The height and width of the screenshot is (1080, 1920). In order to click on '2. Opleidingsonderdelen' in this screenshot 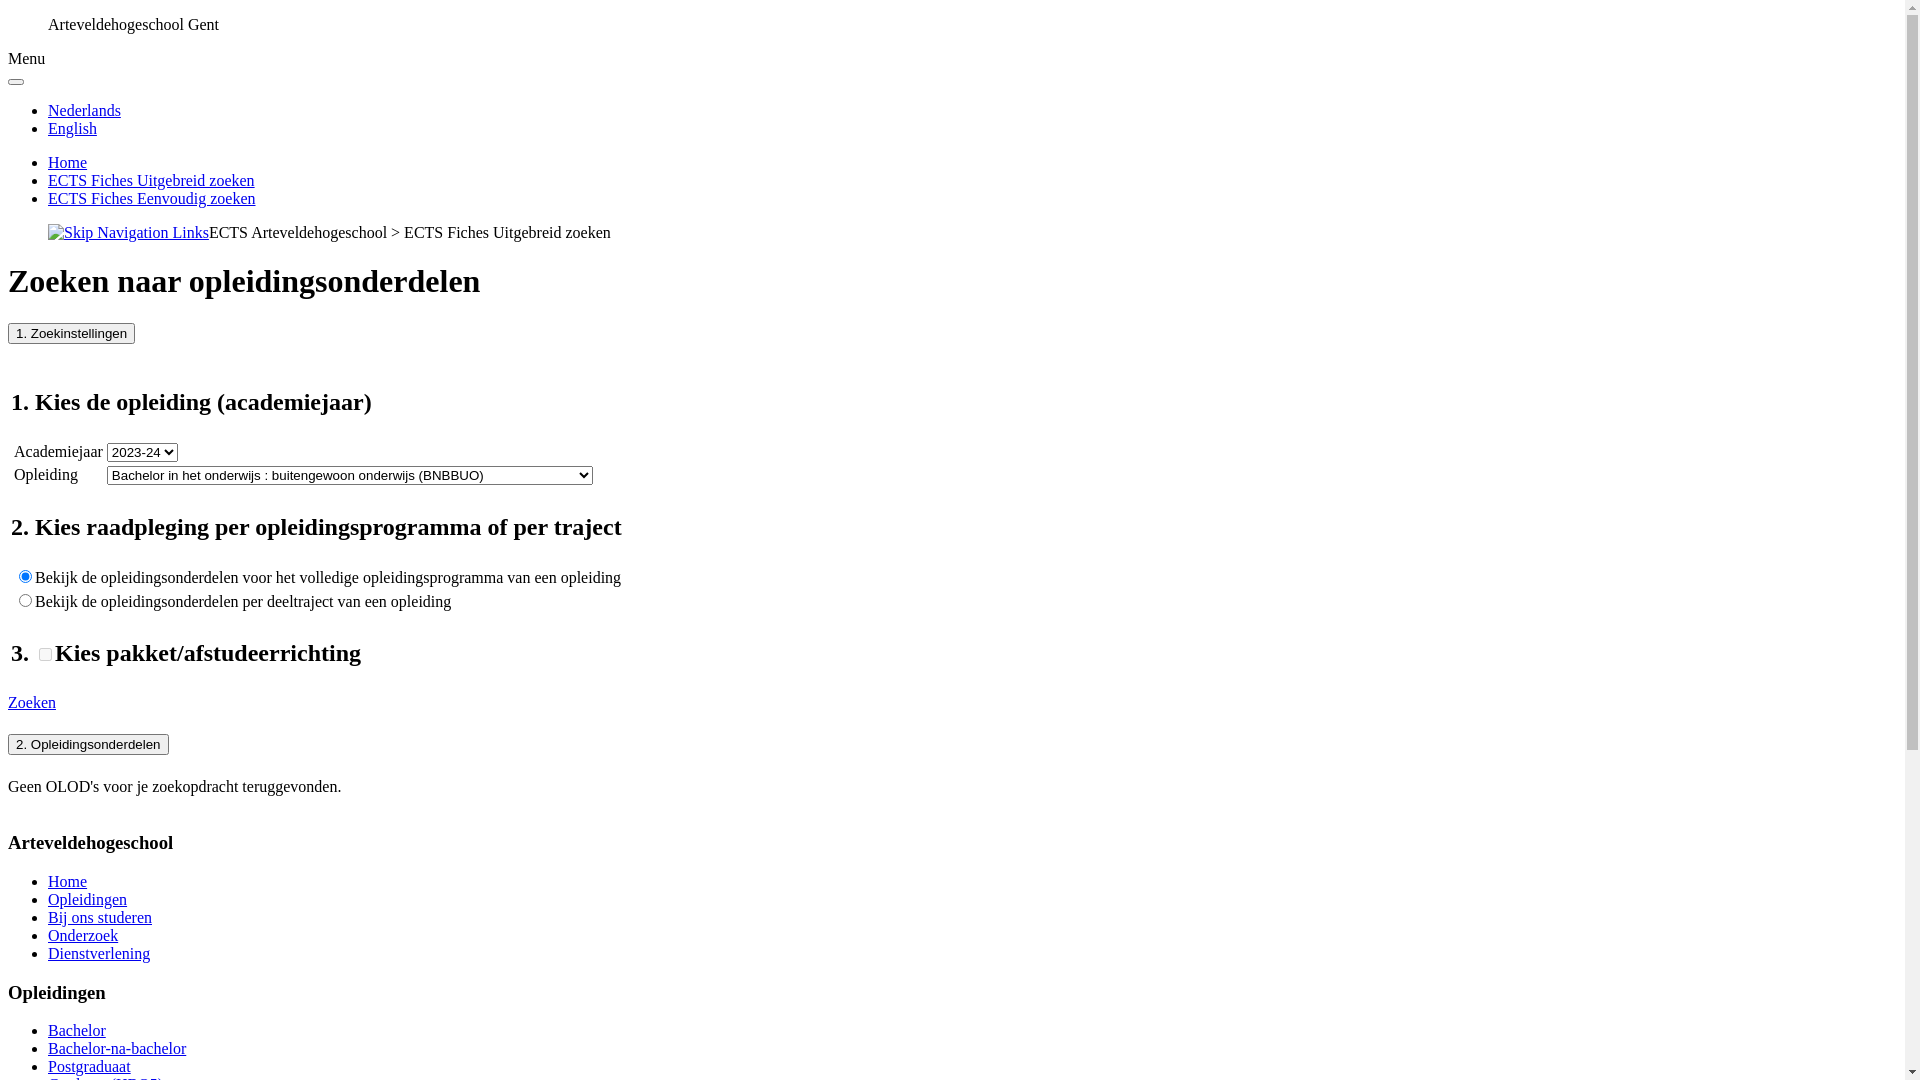, I will do `click(87, 744)`.